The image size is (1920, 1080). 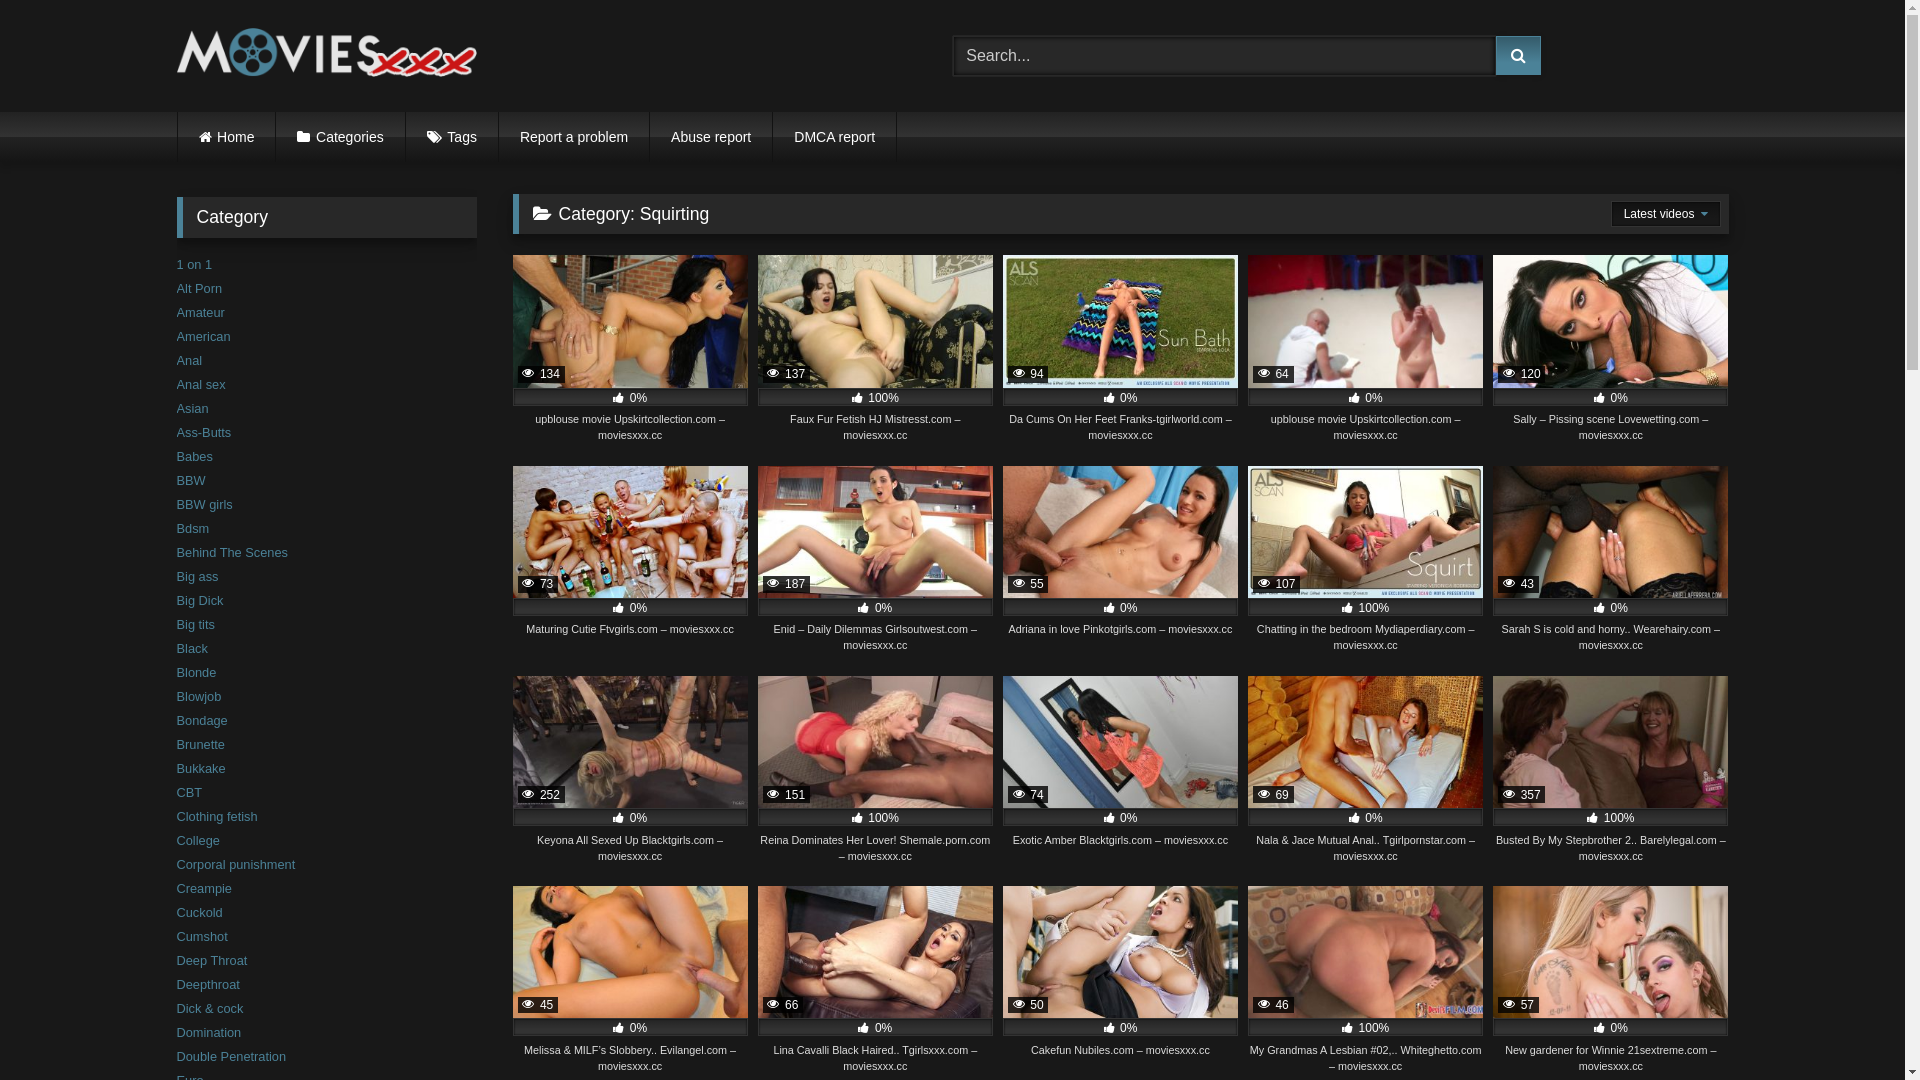 What do you see at coordinates (176, 431) in the screenshot?
I see `'Ass-Butts'` at bounding box center [176, 431].